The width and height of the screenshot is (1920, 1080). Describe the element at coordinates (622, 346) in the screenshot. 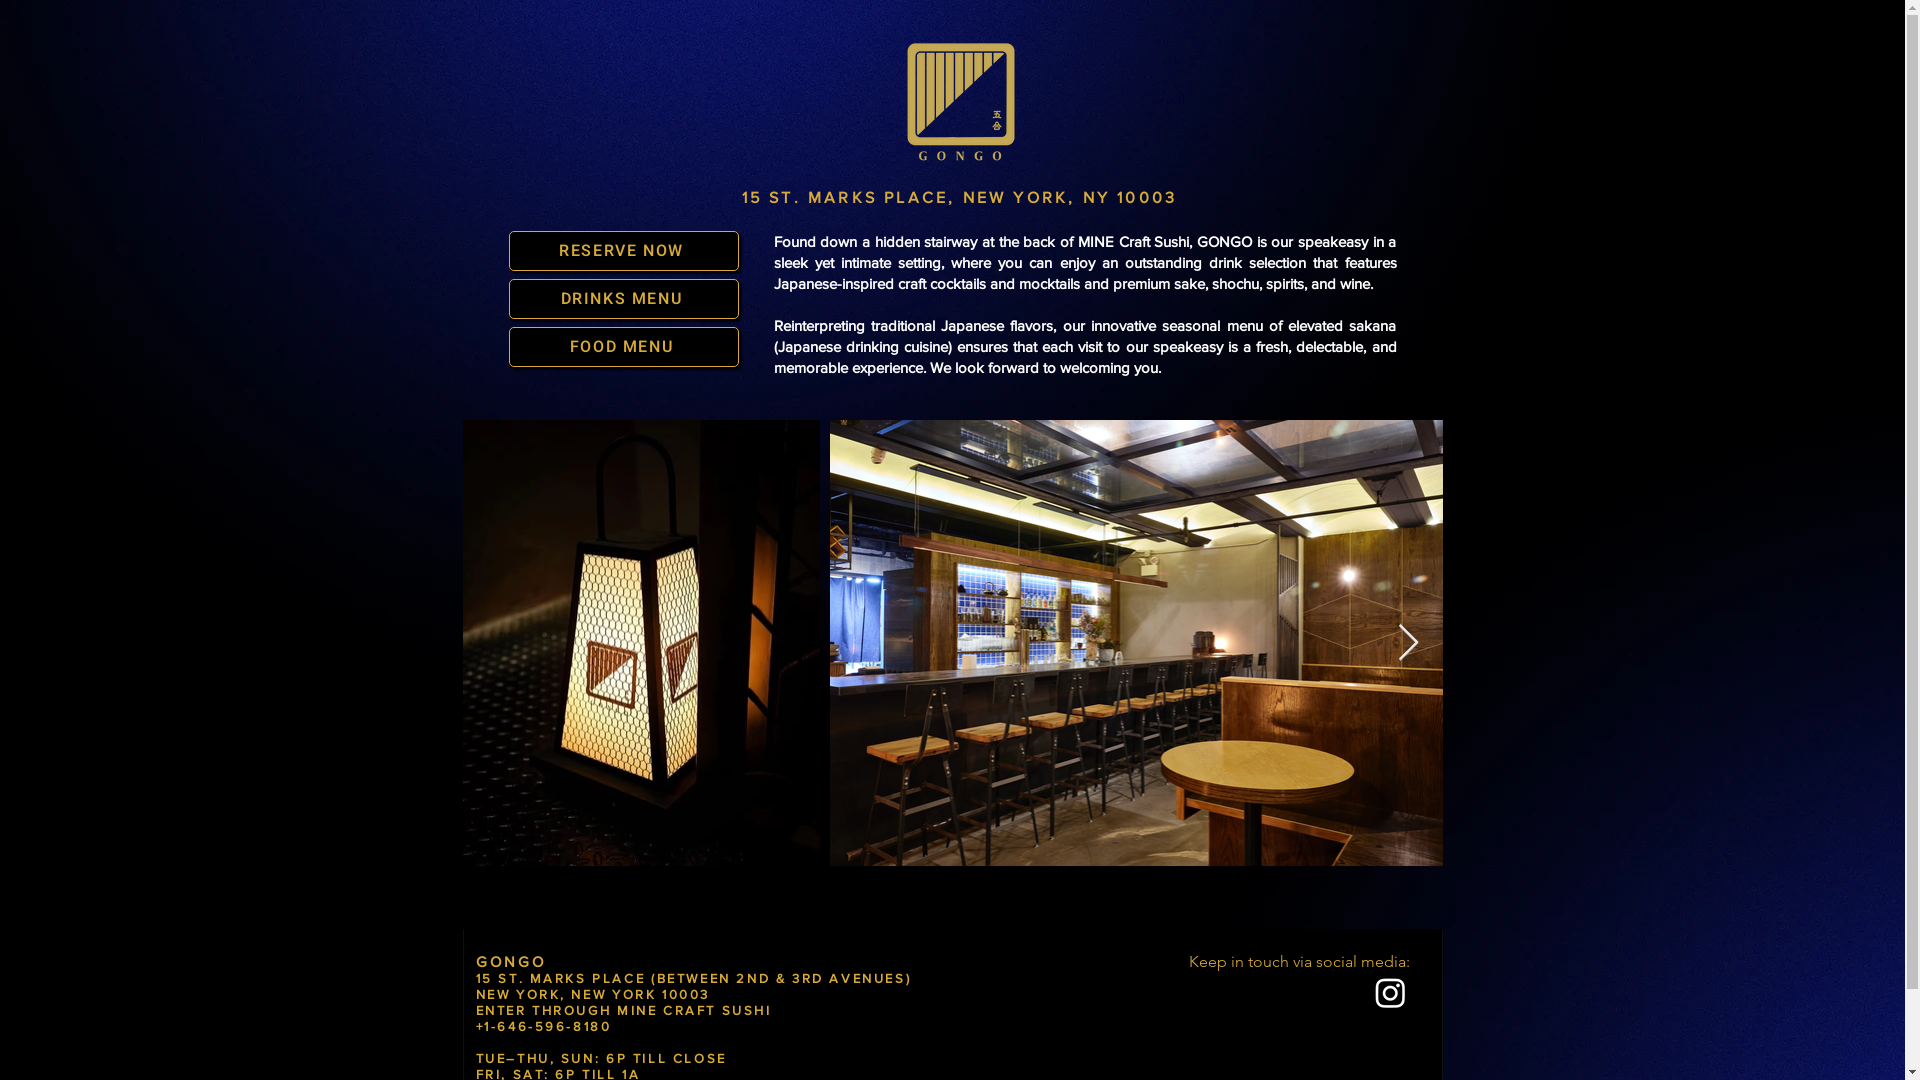

I see `'FOOD MENU'` at that location.